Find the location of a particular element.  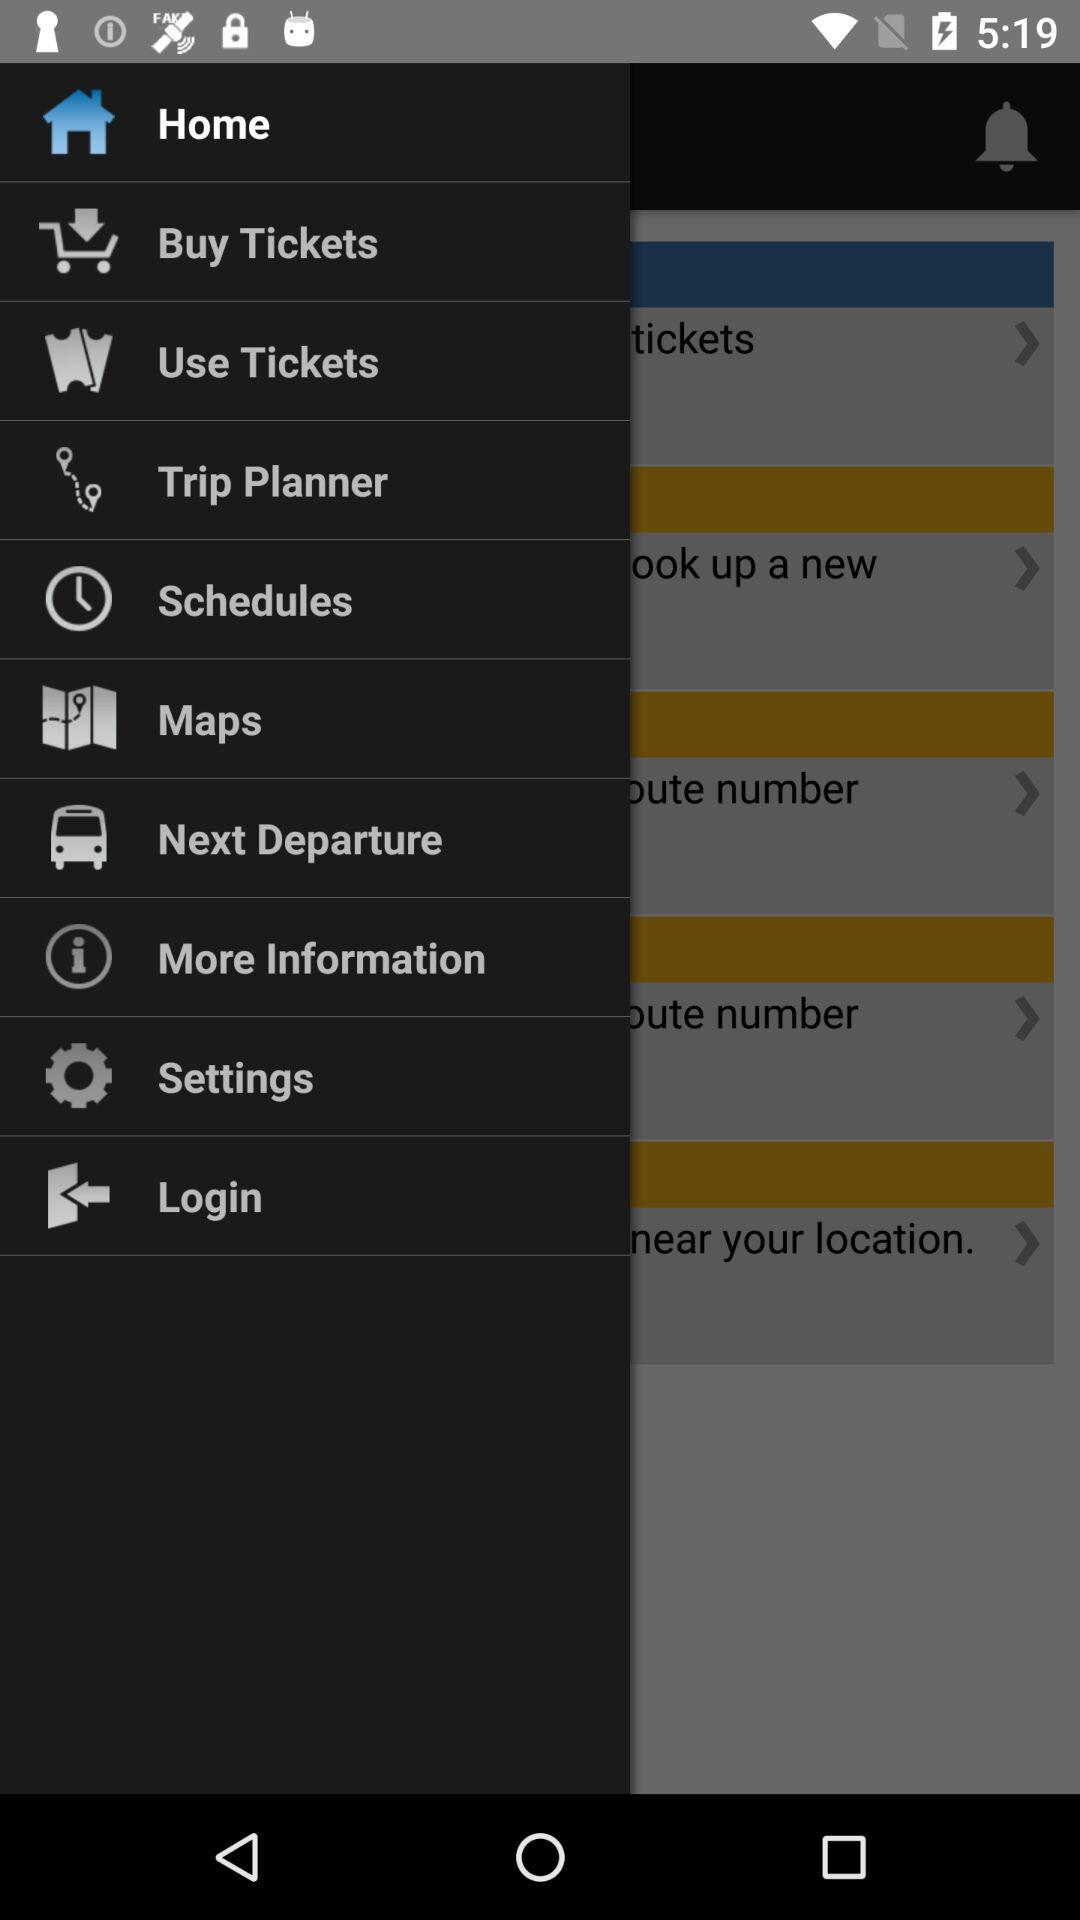

bell icon which is on the top right corner of page is located at coordinates (1006, 136).